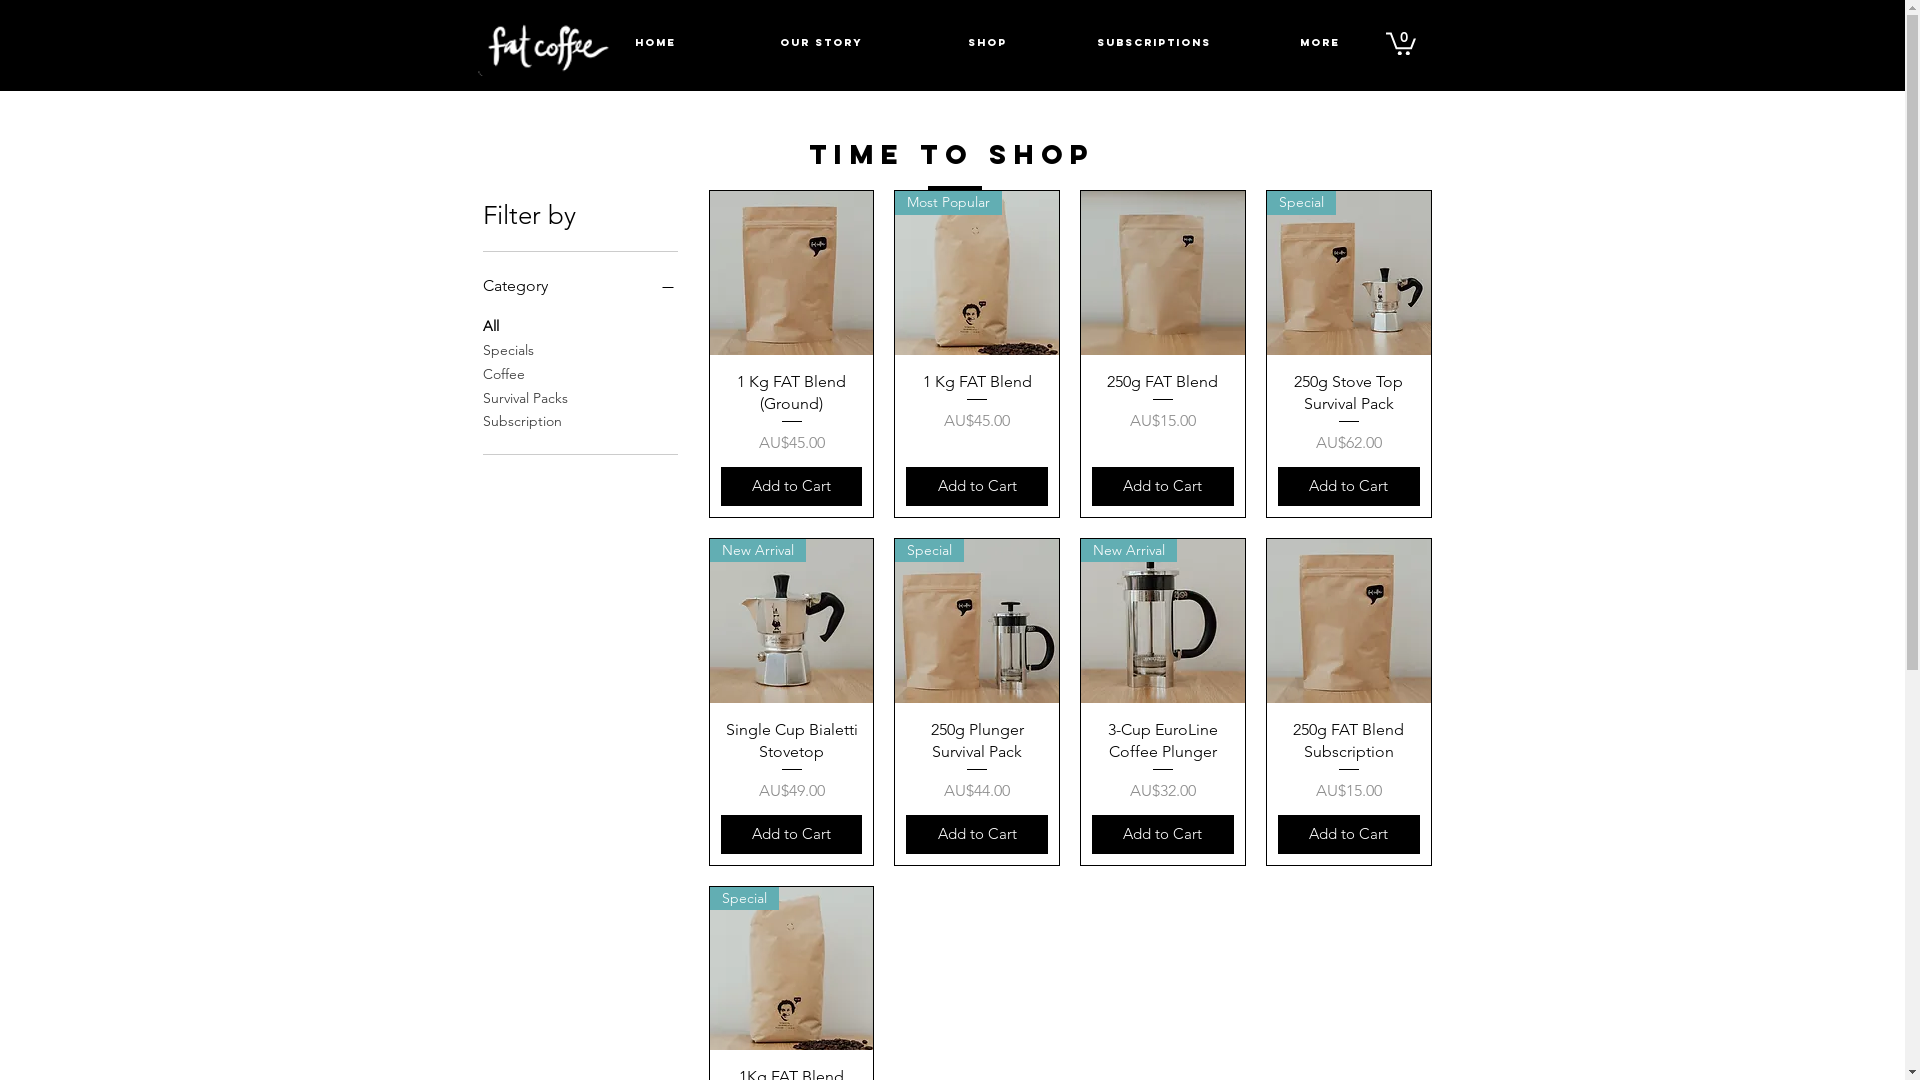  What do you see at coordinates (1162, 761) in the screenshot?
I see `'3-Cup EuroLine Coffee Plunger` at bounding box center [1162, 761].